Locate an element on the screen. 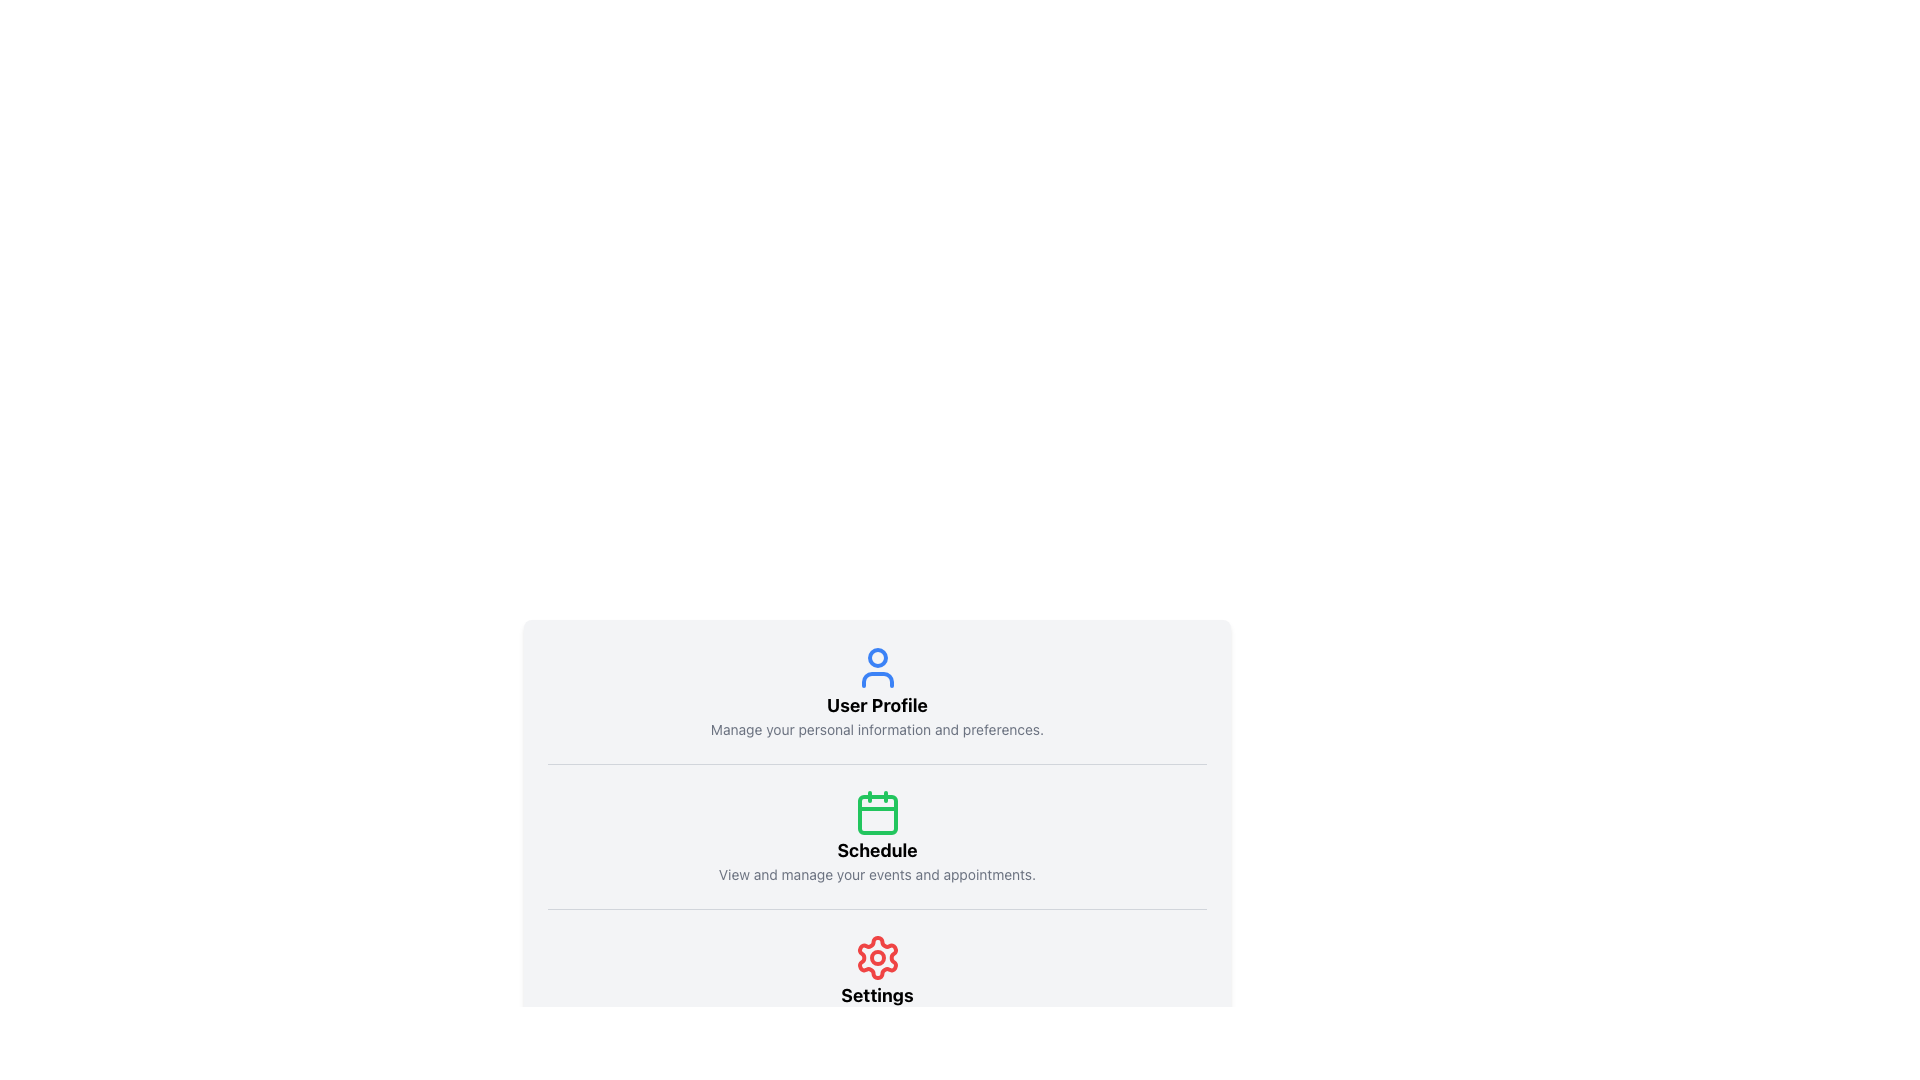 The height and width of the screenshot is (1080, 1920). the central Informational section for scheduling, located between the 'User Profile' and 'Settings' sections is located at coordinates (877, 837).